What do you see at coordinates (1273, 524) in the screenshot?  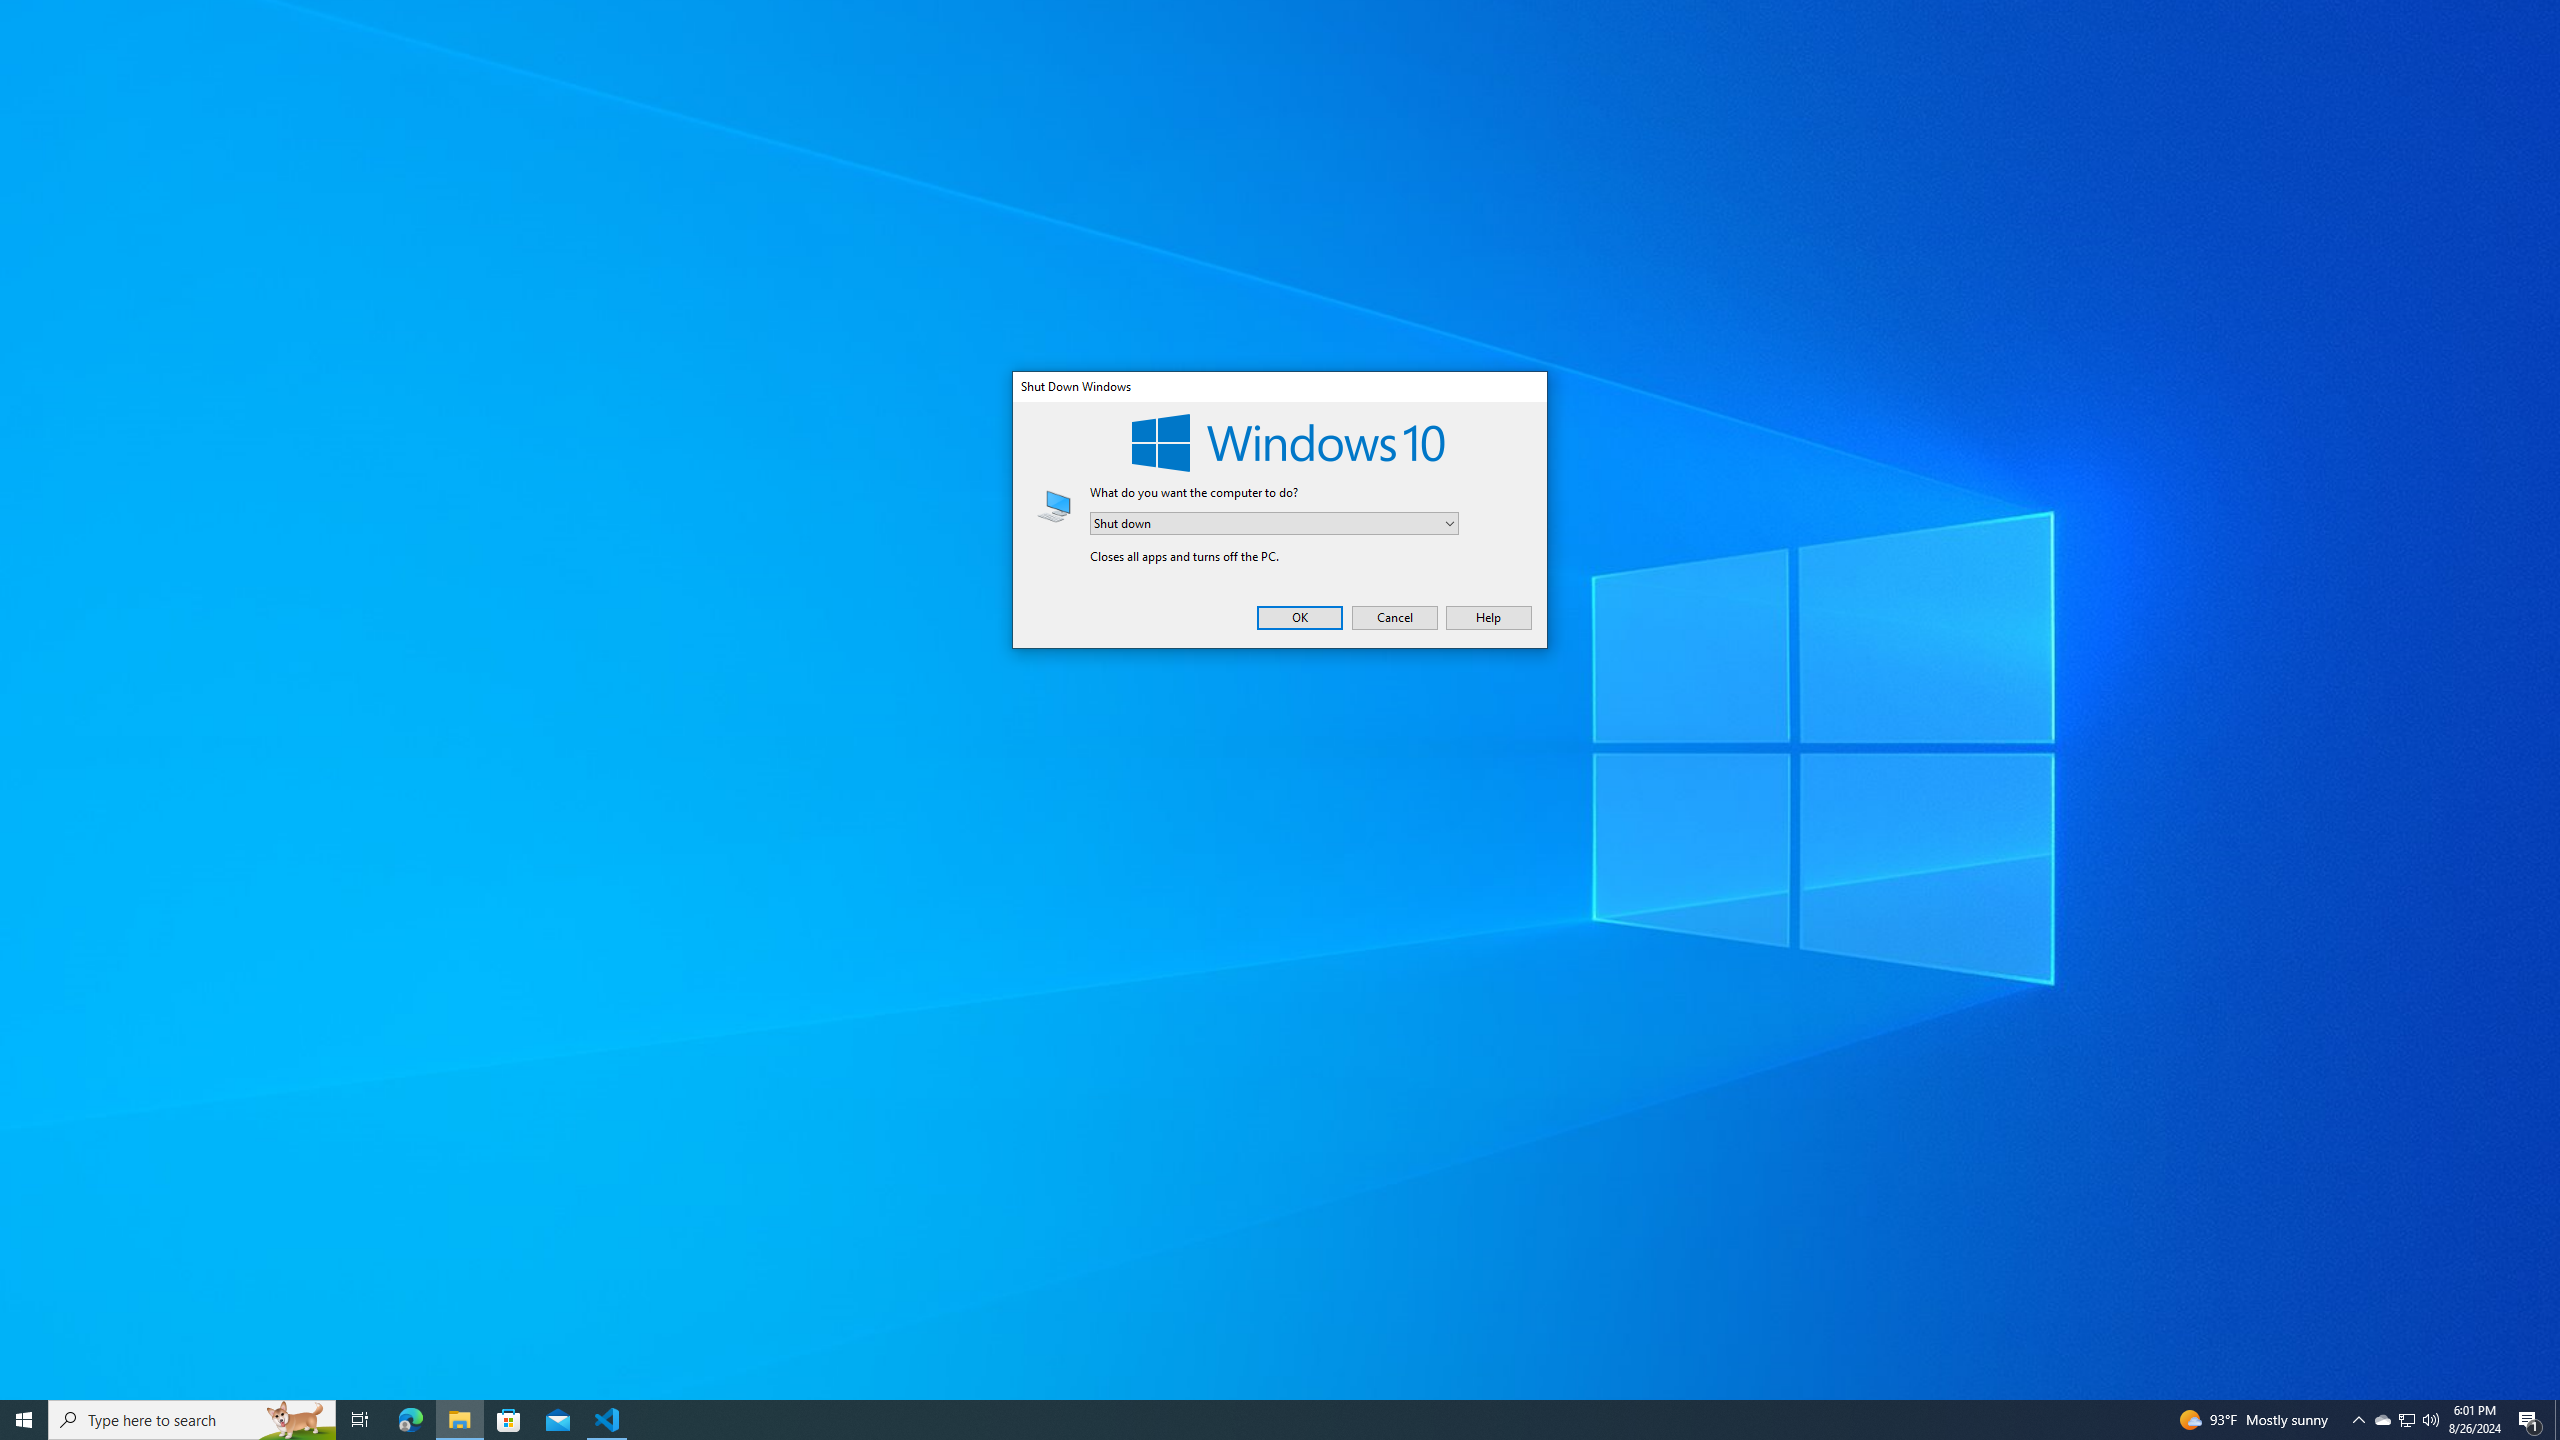 I see `'What do you want the computer to do?'` at bounding box center [1273, 524].